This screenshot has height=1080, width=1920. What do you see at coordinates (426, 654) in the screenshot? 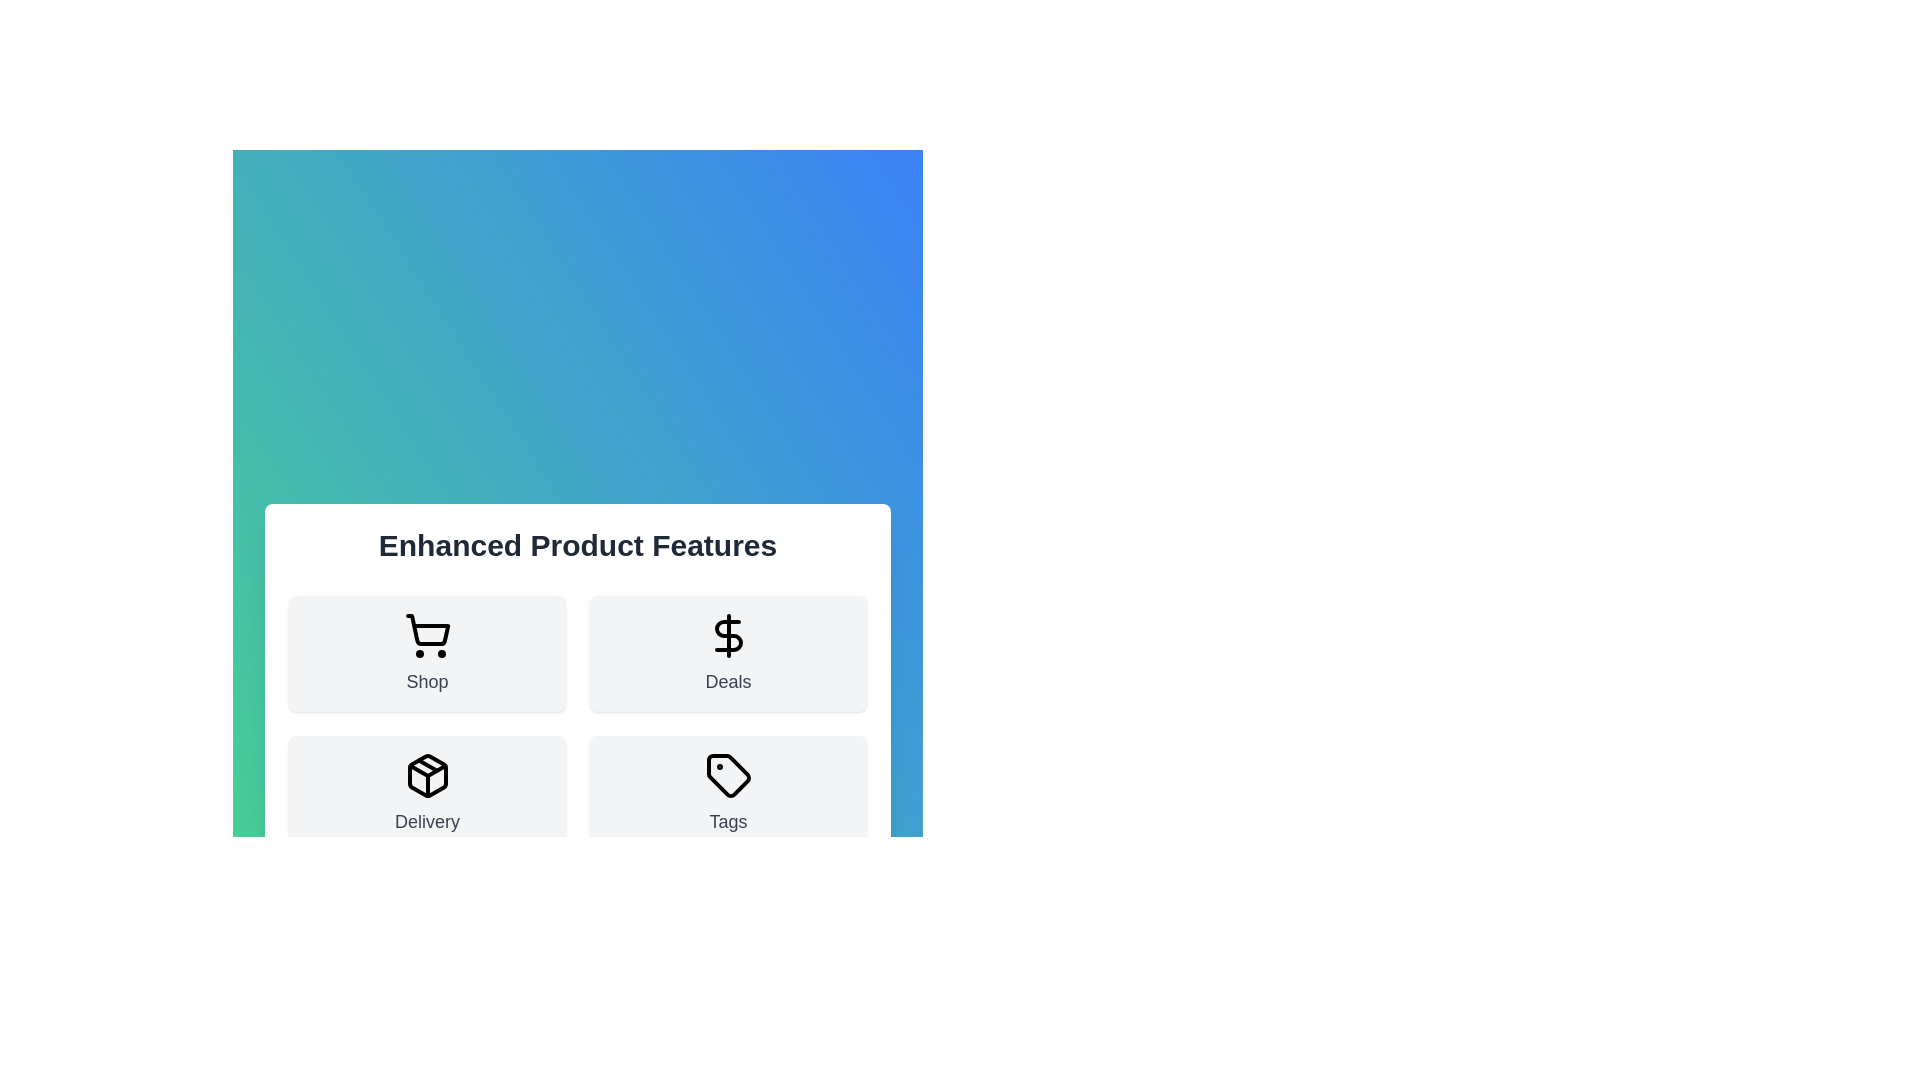
I see `the 'Shop' button located in the top-left cell of the grid below 'Enhanced Product Features'` at bounding box center [426, 654].